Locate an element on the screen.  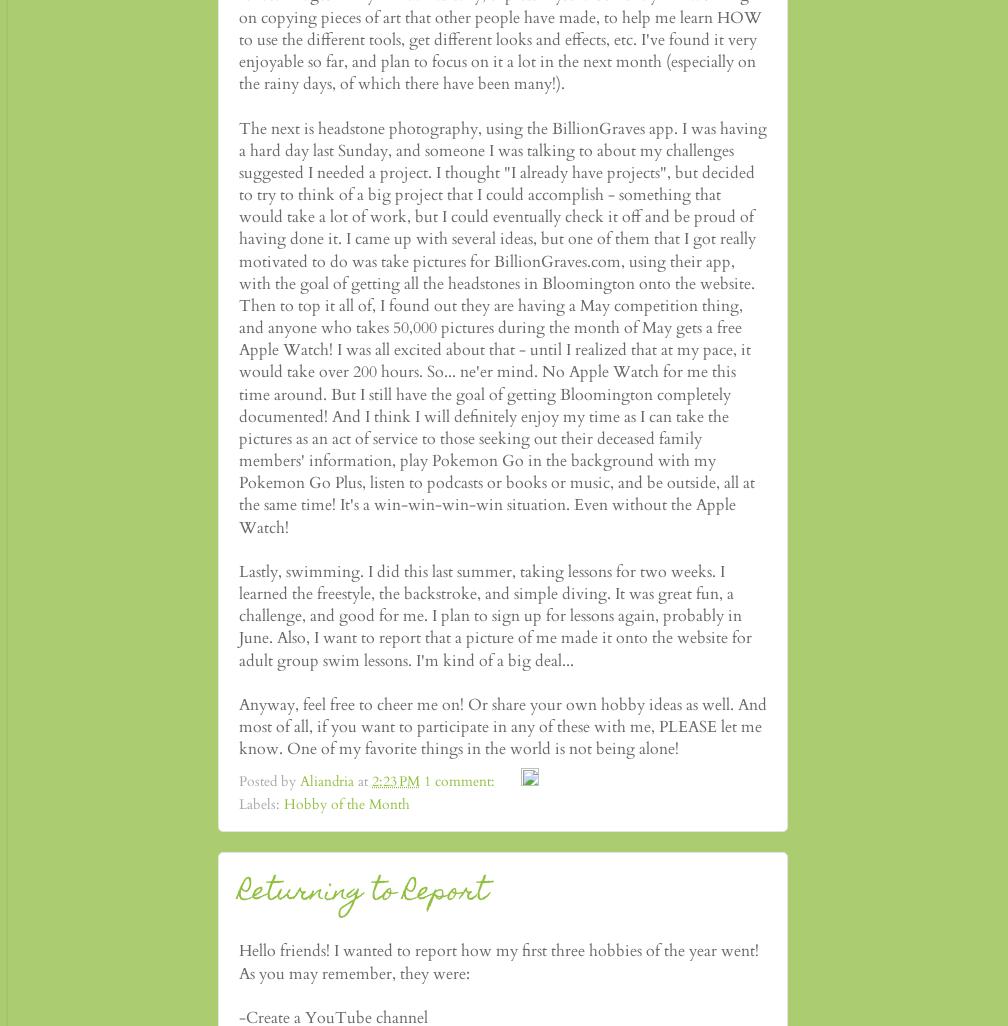
'Anyway, feel free to cheer me on! Or share your own hobby ideas as well. And most of all, if you want to participate in any of these with me, PLEASE let me know. One of my favorite things in the world is not being alone!' is located at coordinates (502, 726).